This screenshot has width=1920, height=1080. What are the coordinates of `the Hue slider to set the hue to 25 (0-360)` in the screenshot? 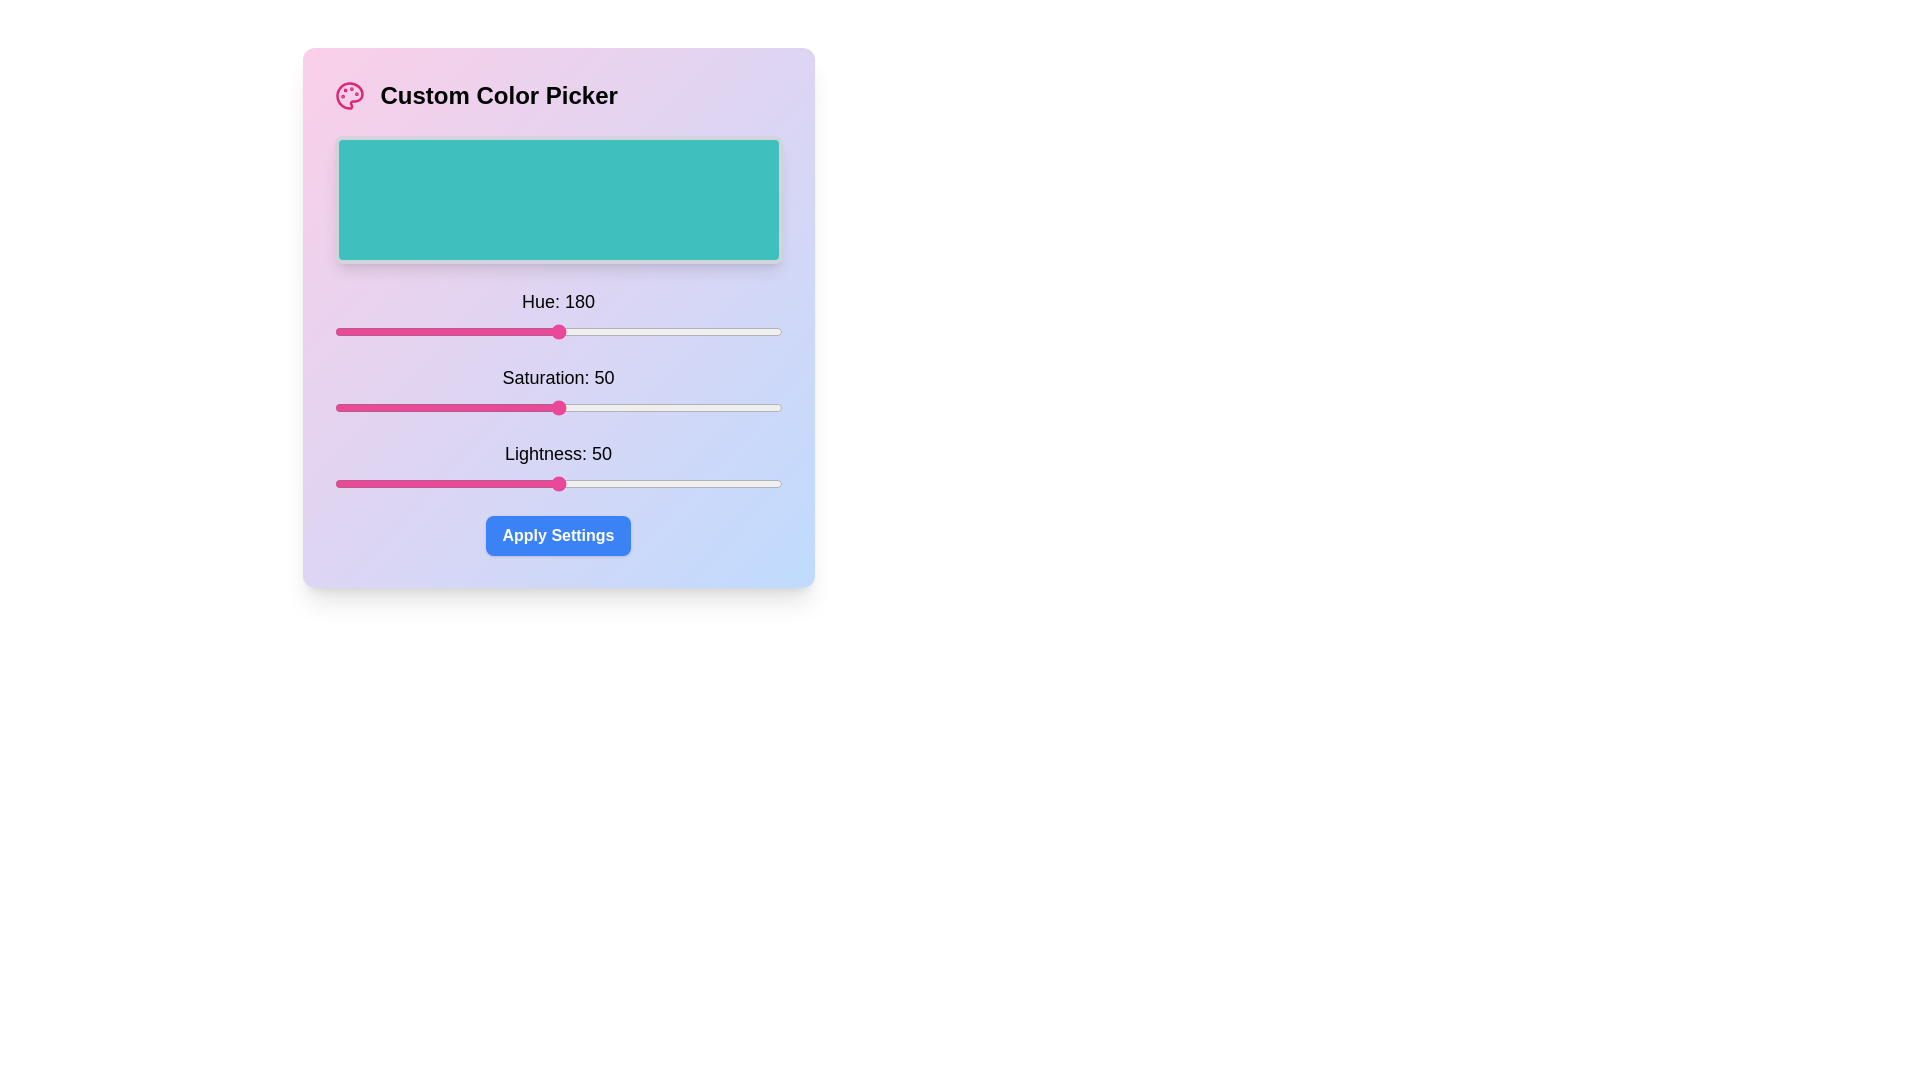 It's located at (365, 330).